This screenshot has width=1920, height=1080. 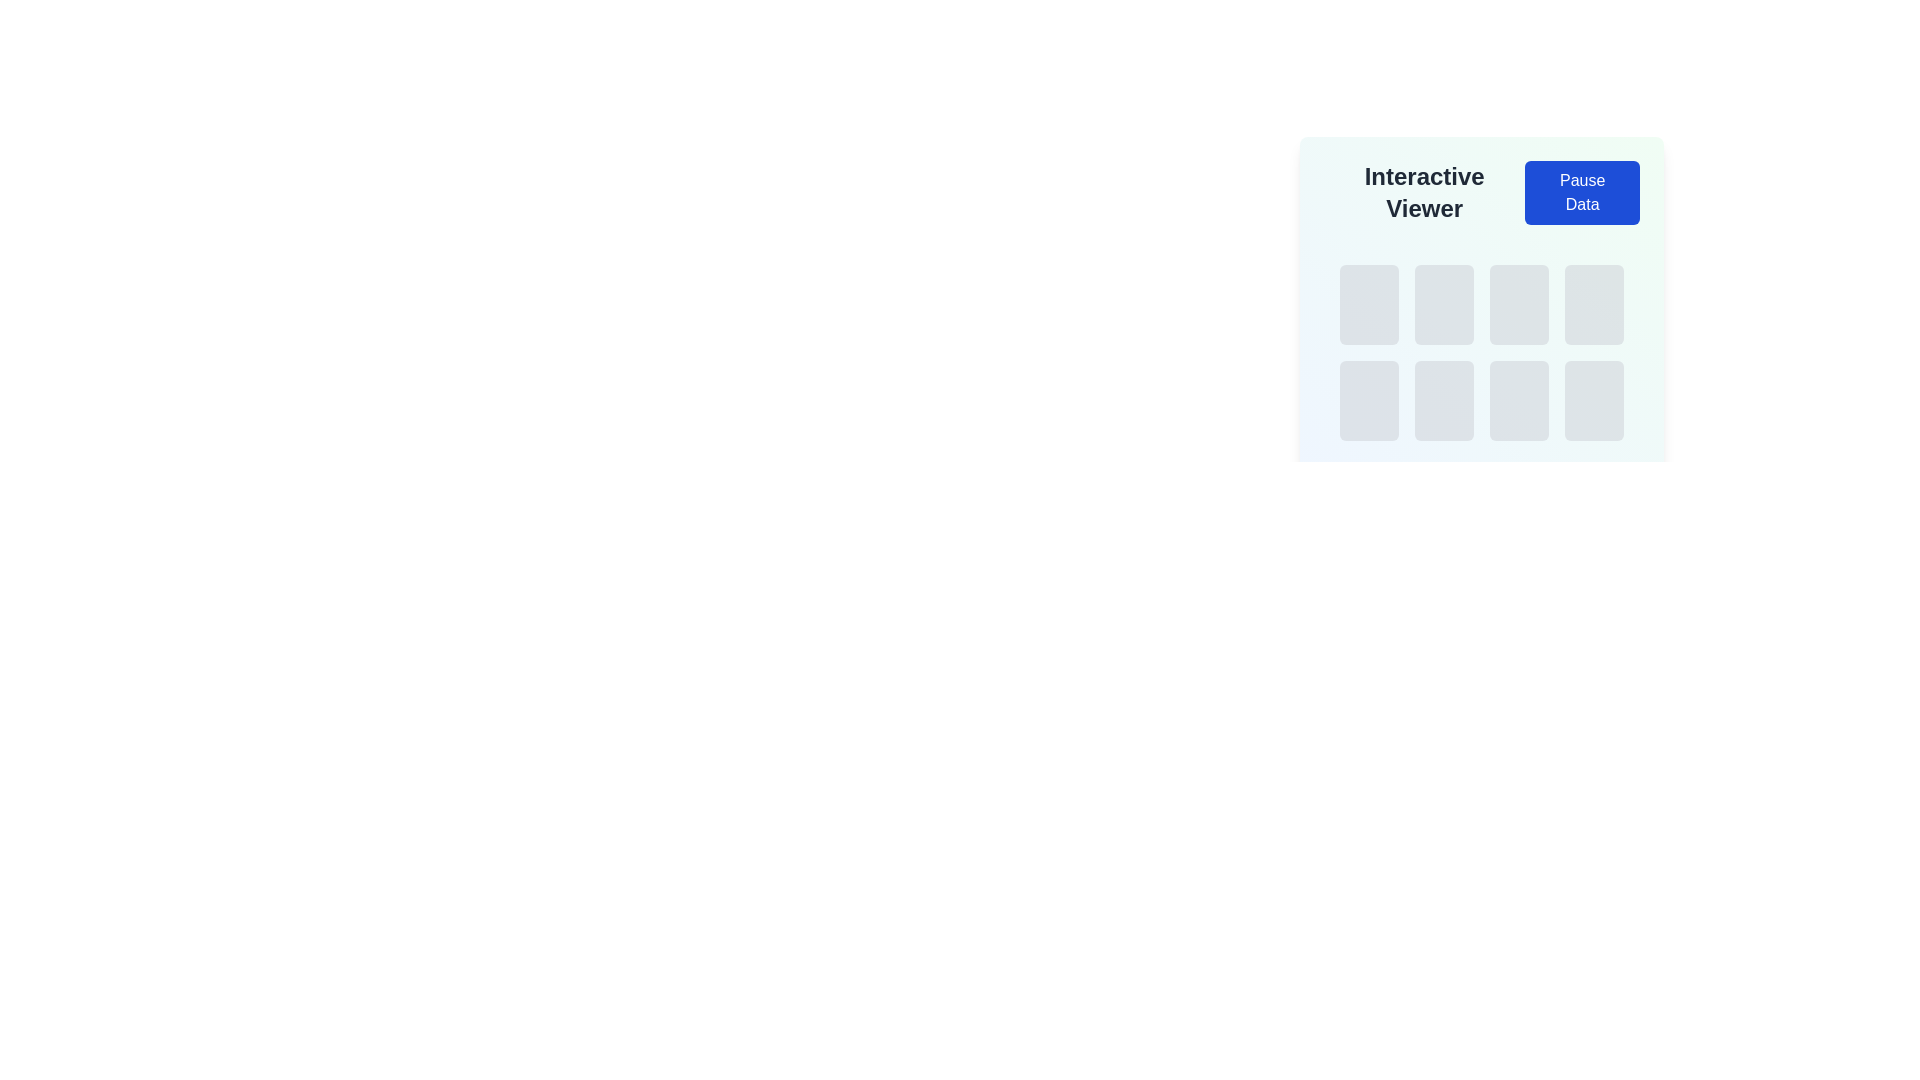 I want to click on the visual placeholder loading box, which is a rectangular box with rounded corners and a gray background, located in the top row as the second item in a grid layout, so click(x=1444, y=304).